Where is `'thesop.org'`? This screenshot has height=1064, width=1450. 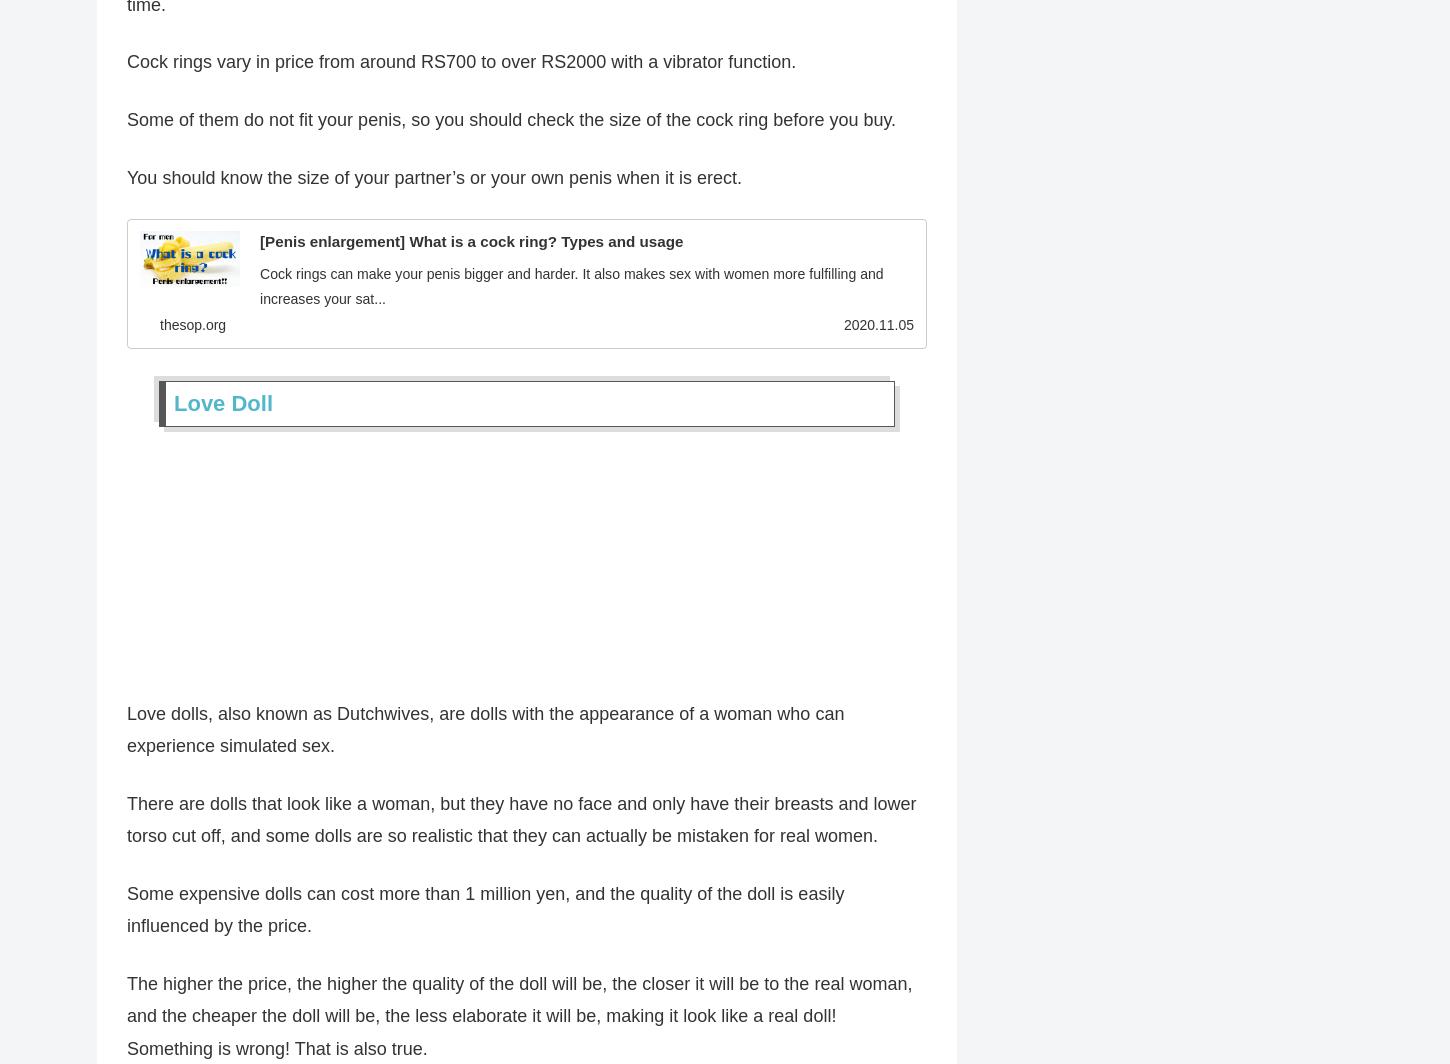
'thesop.org' is located at coordinates (191, 328).